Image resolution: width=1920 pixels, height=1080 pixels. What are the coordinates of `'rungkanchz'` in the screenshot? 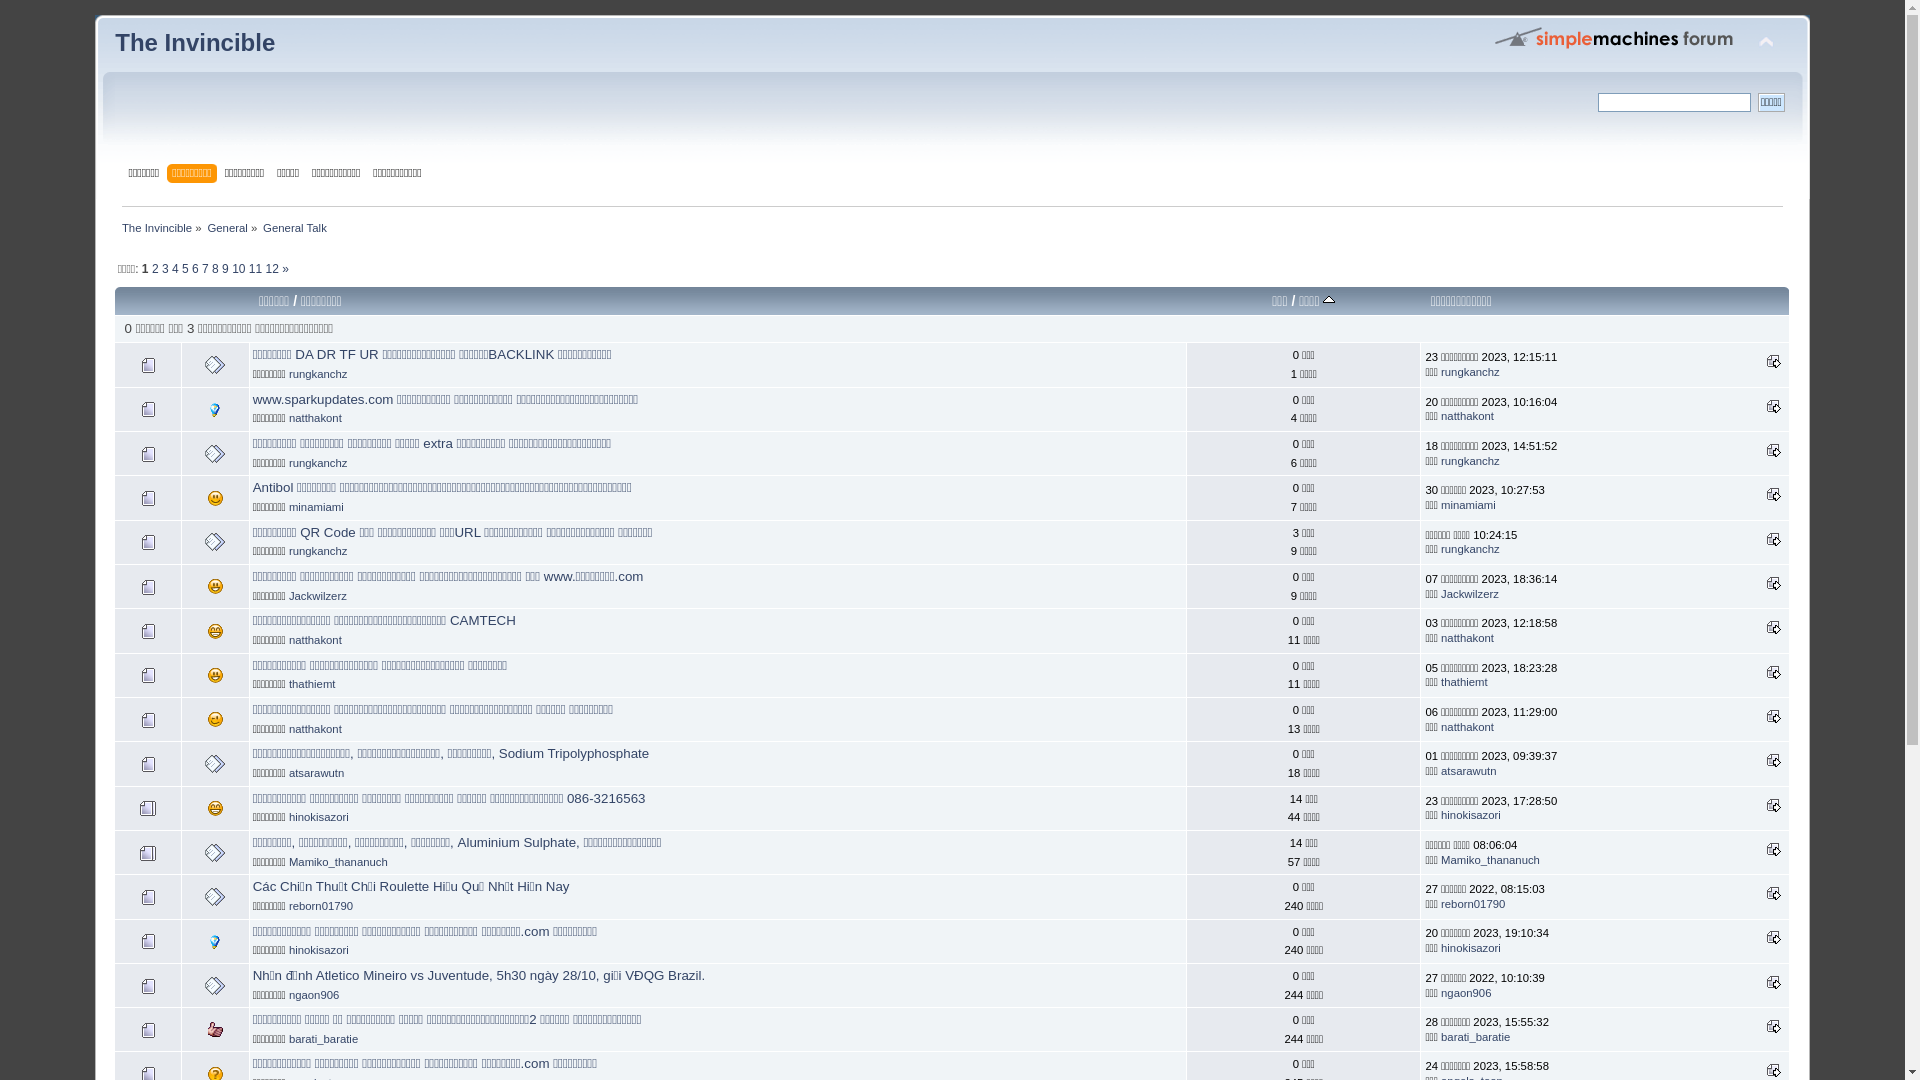 It's located at (317, 462).